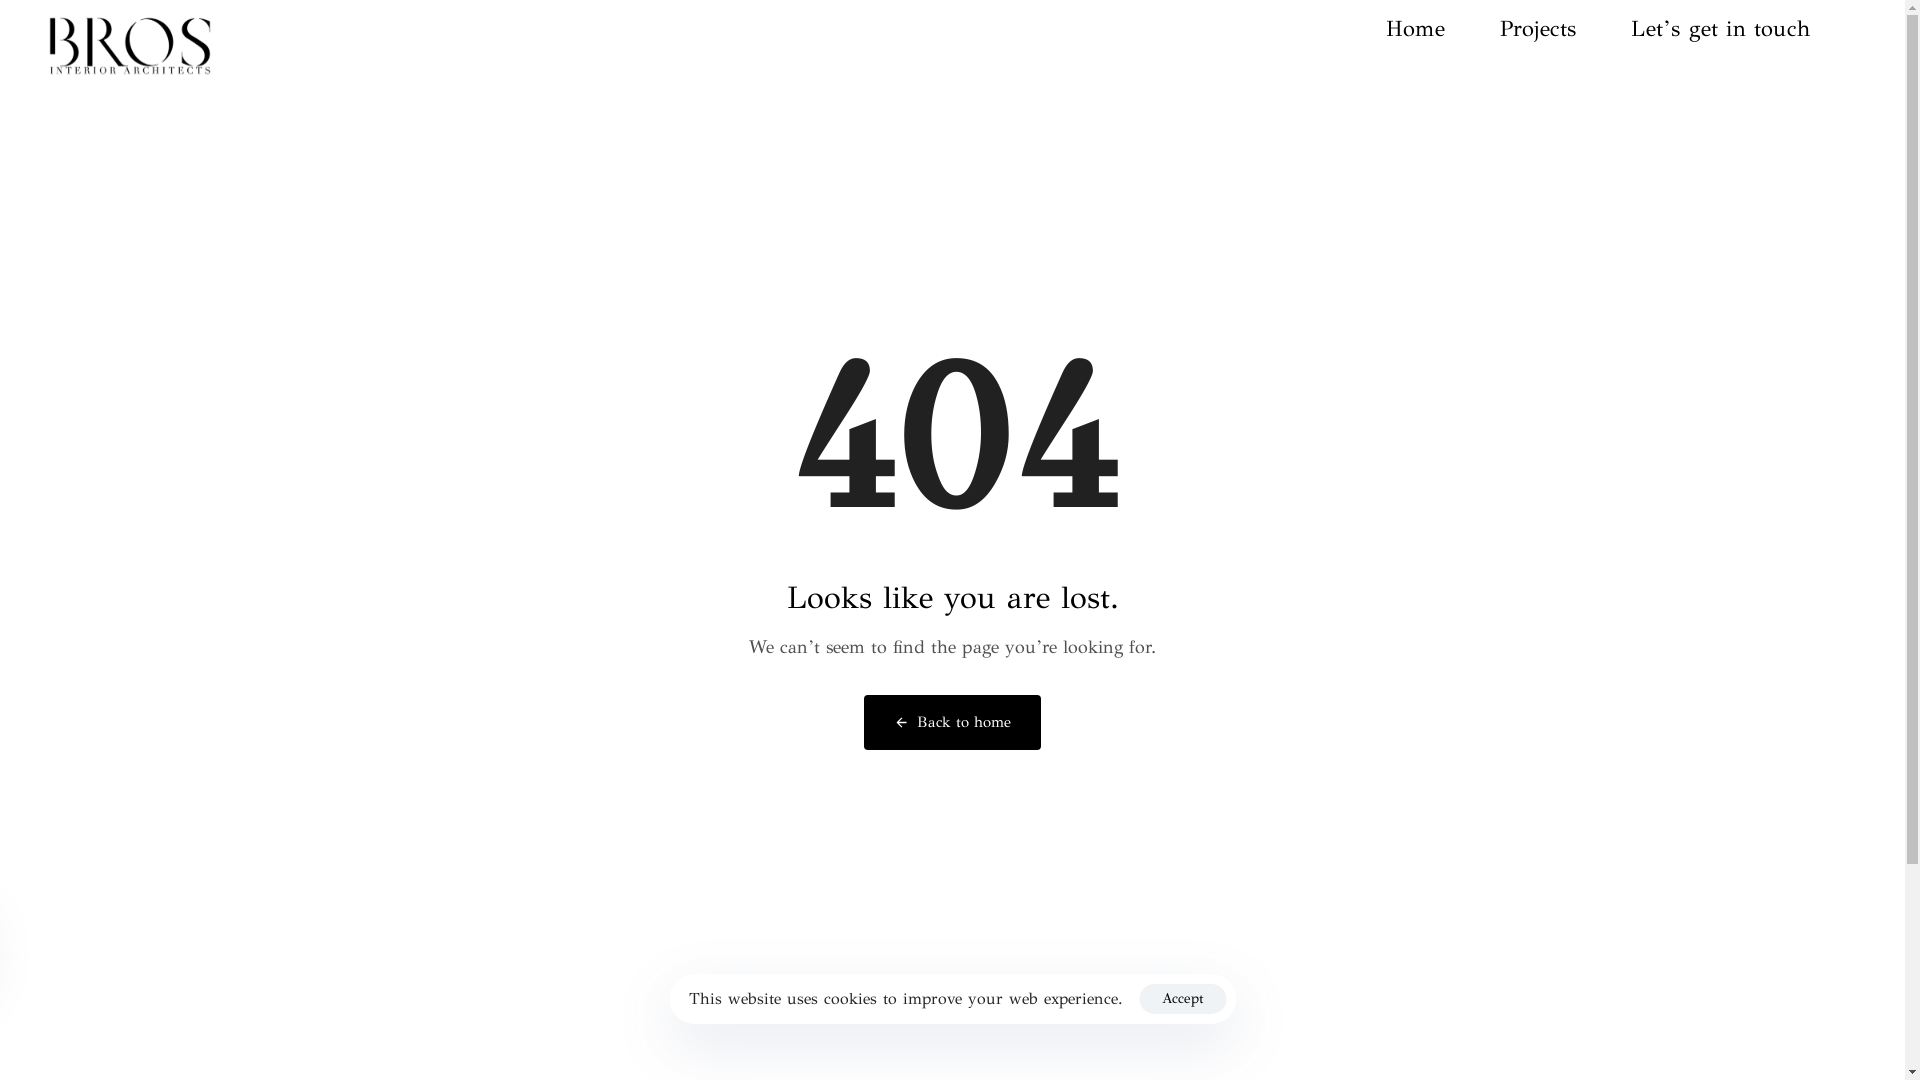  What do you see at coordinates (1443, 28) in the screenshot?
I see `'Home'` at bounding box center [1443, 28].